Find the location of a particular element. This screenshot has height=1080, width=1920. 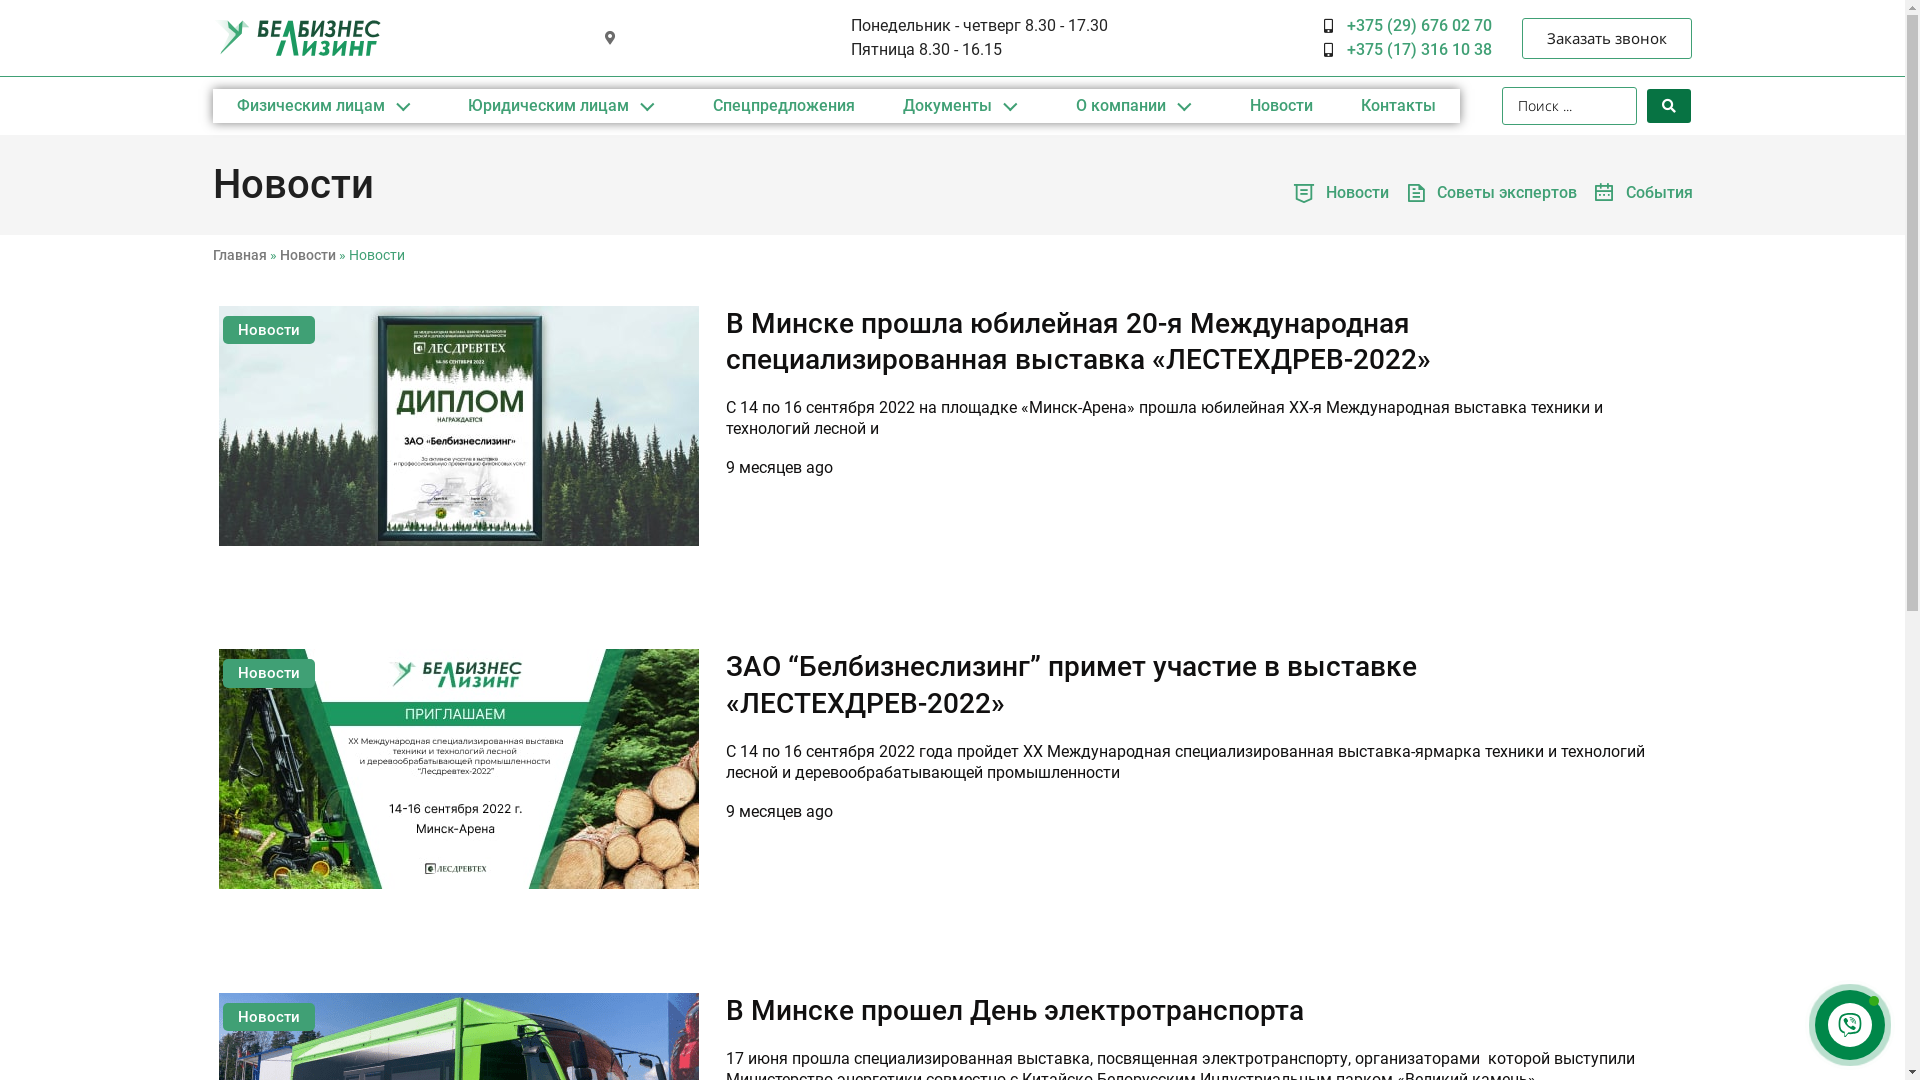

'+375 (29) 676 02 70' is located at coordinates (1406, 26).